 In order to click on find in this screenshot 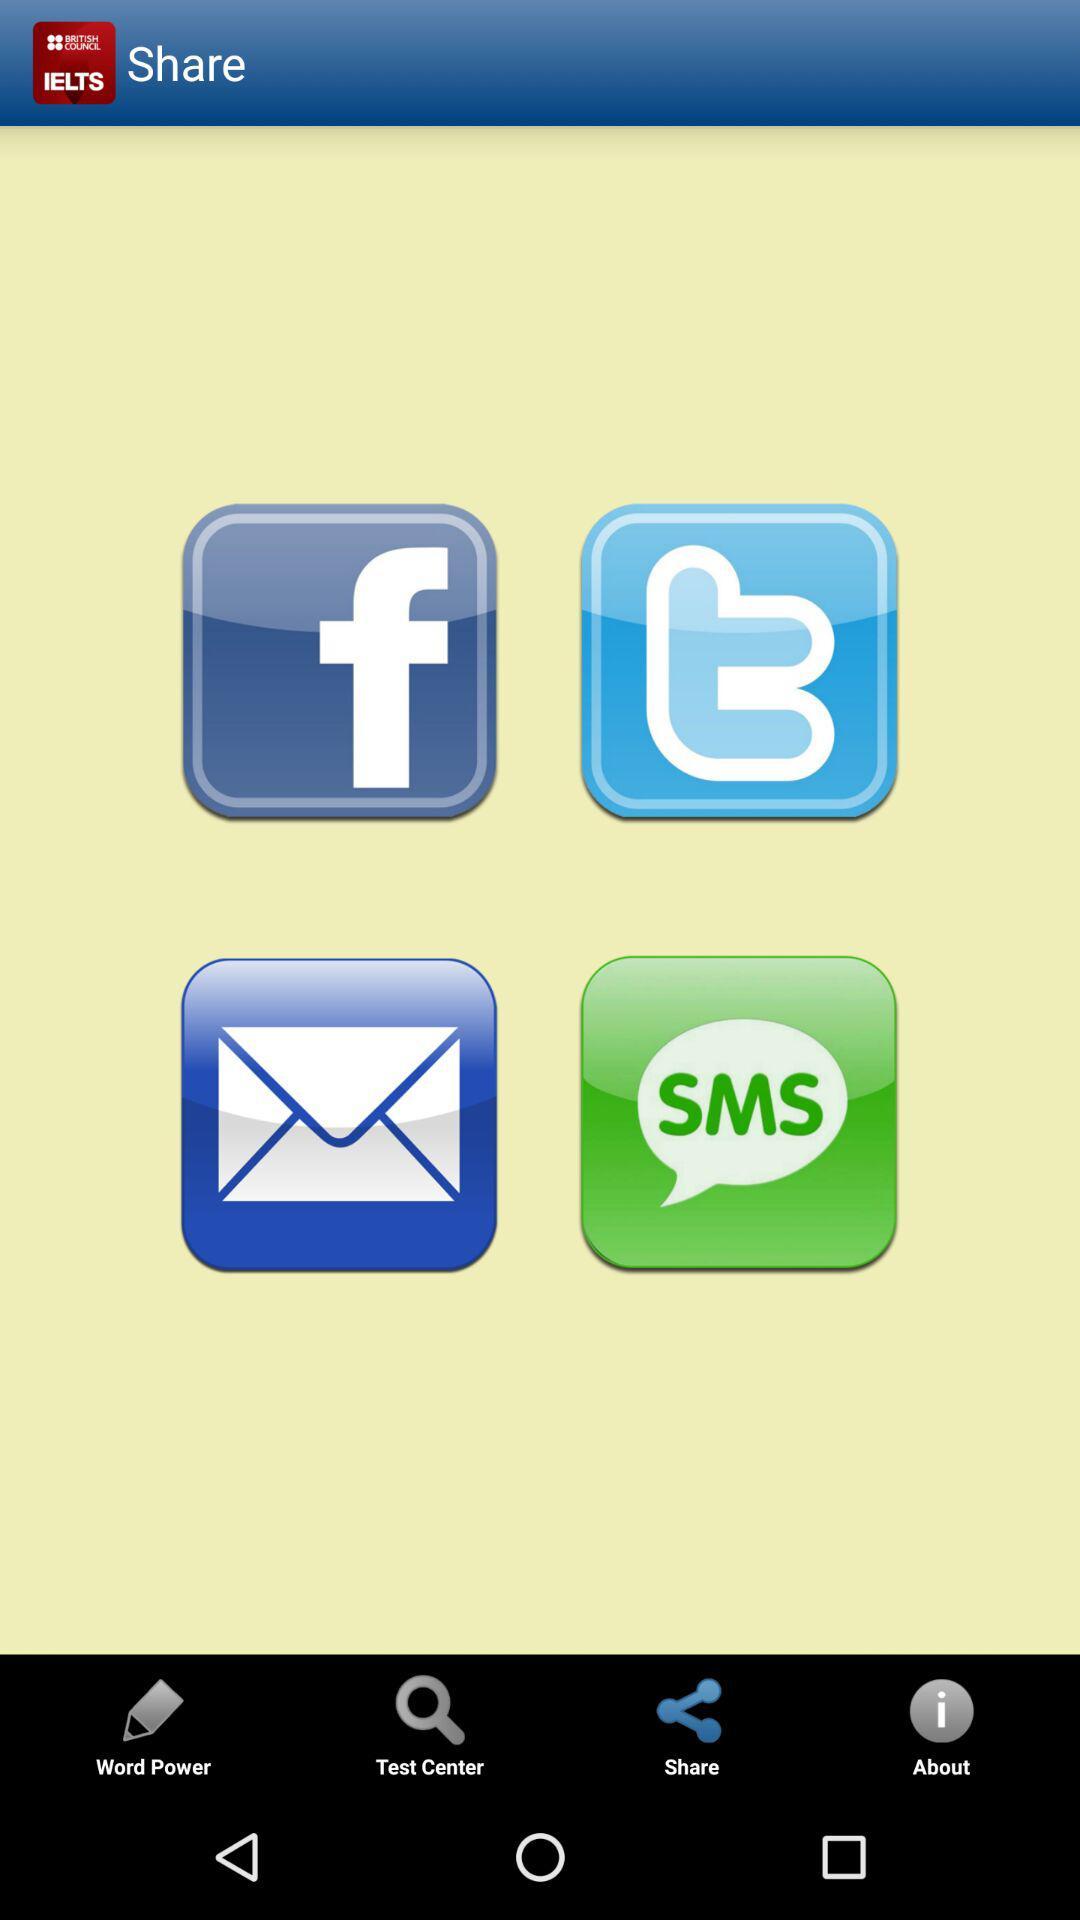, I will do `click(428, 1708)`.